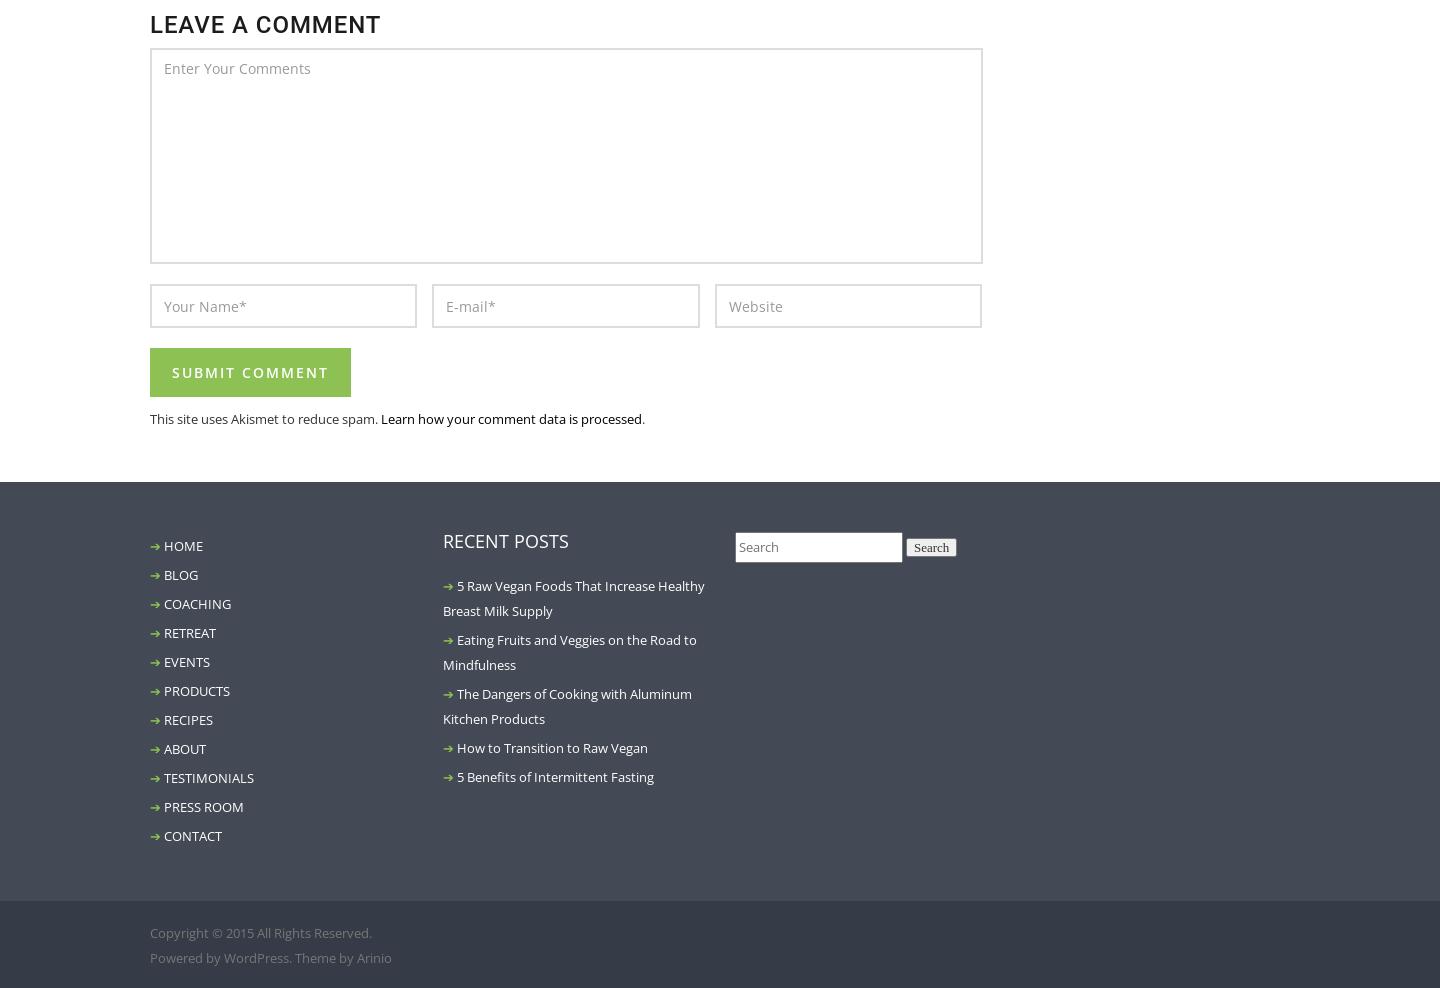 This screenshot has width=1440, height=988. Describe the element at coordinates (188, 719) in the screenshot. I see `'RECIPES'` at that location.